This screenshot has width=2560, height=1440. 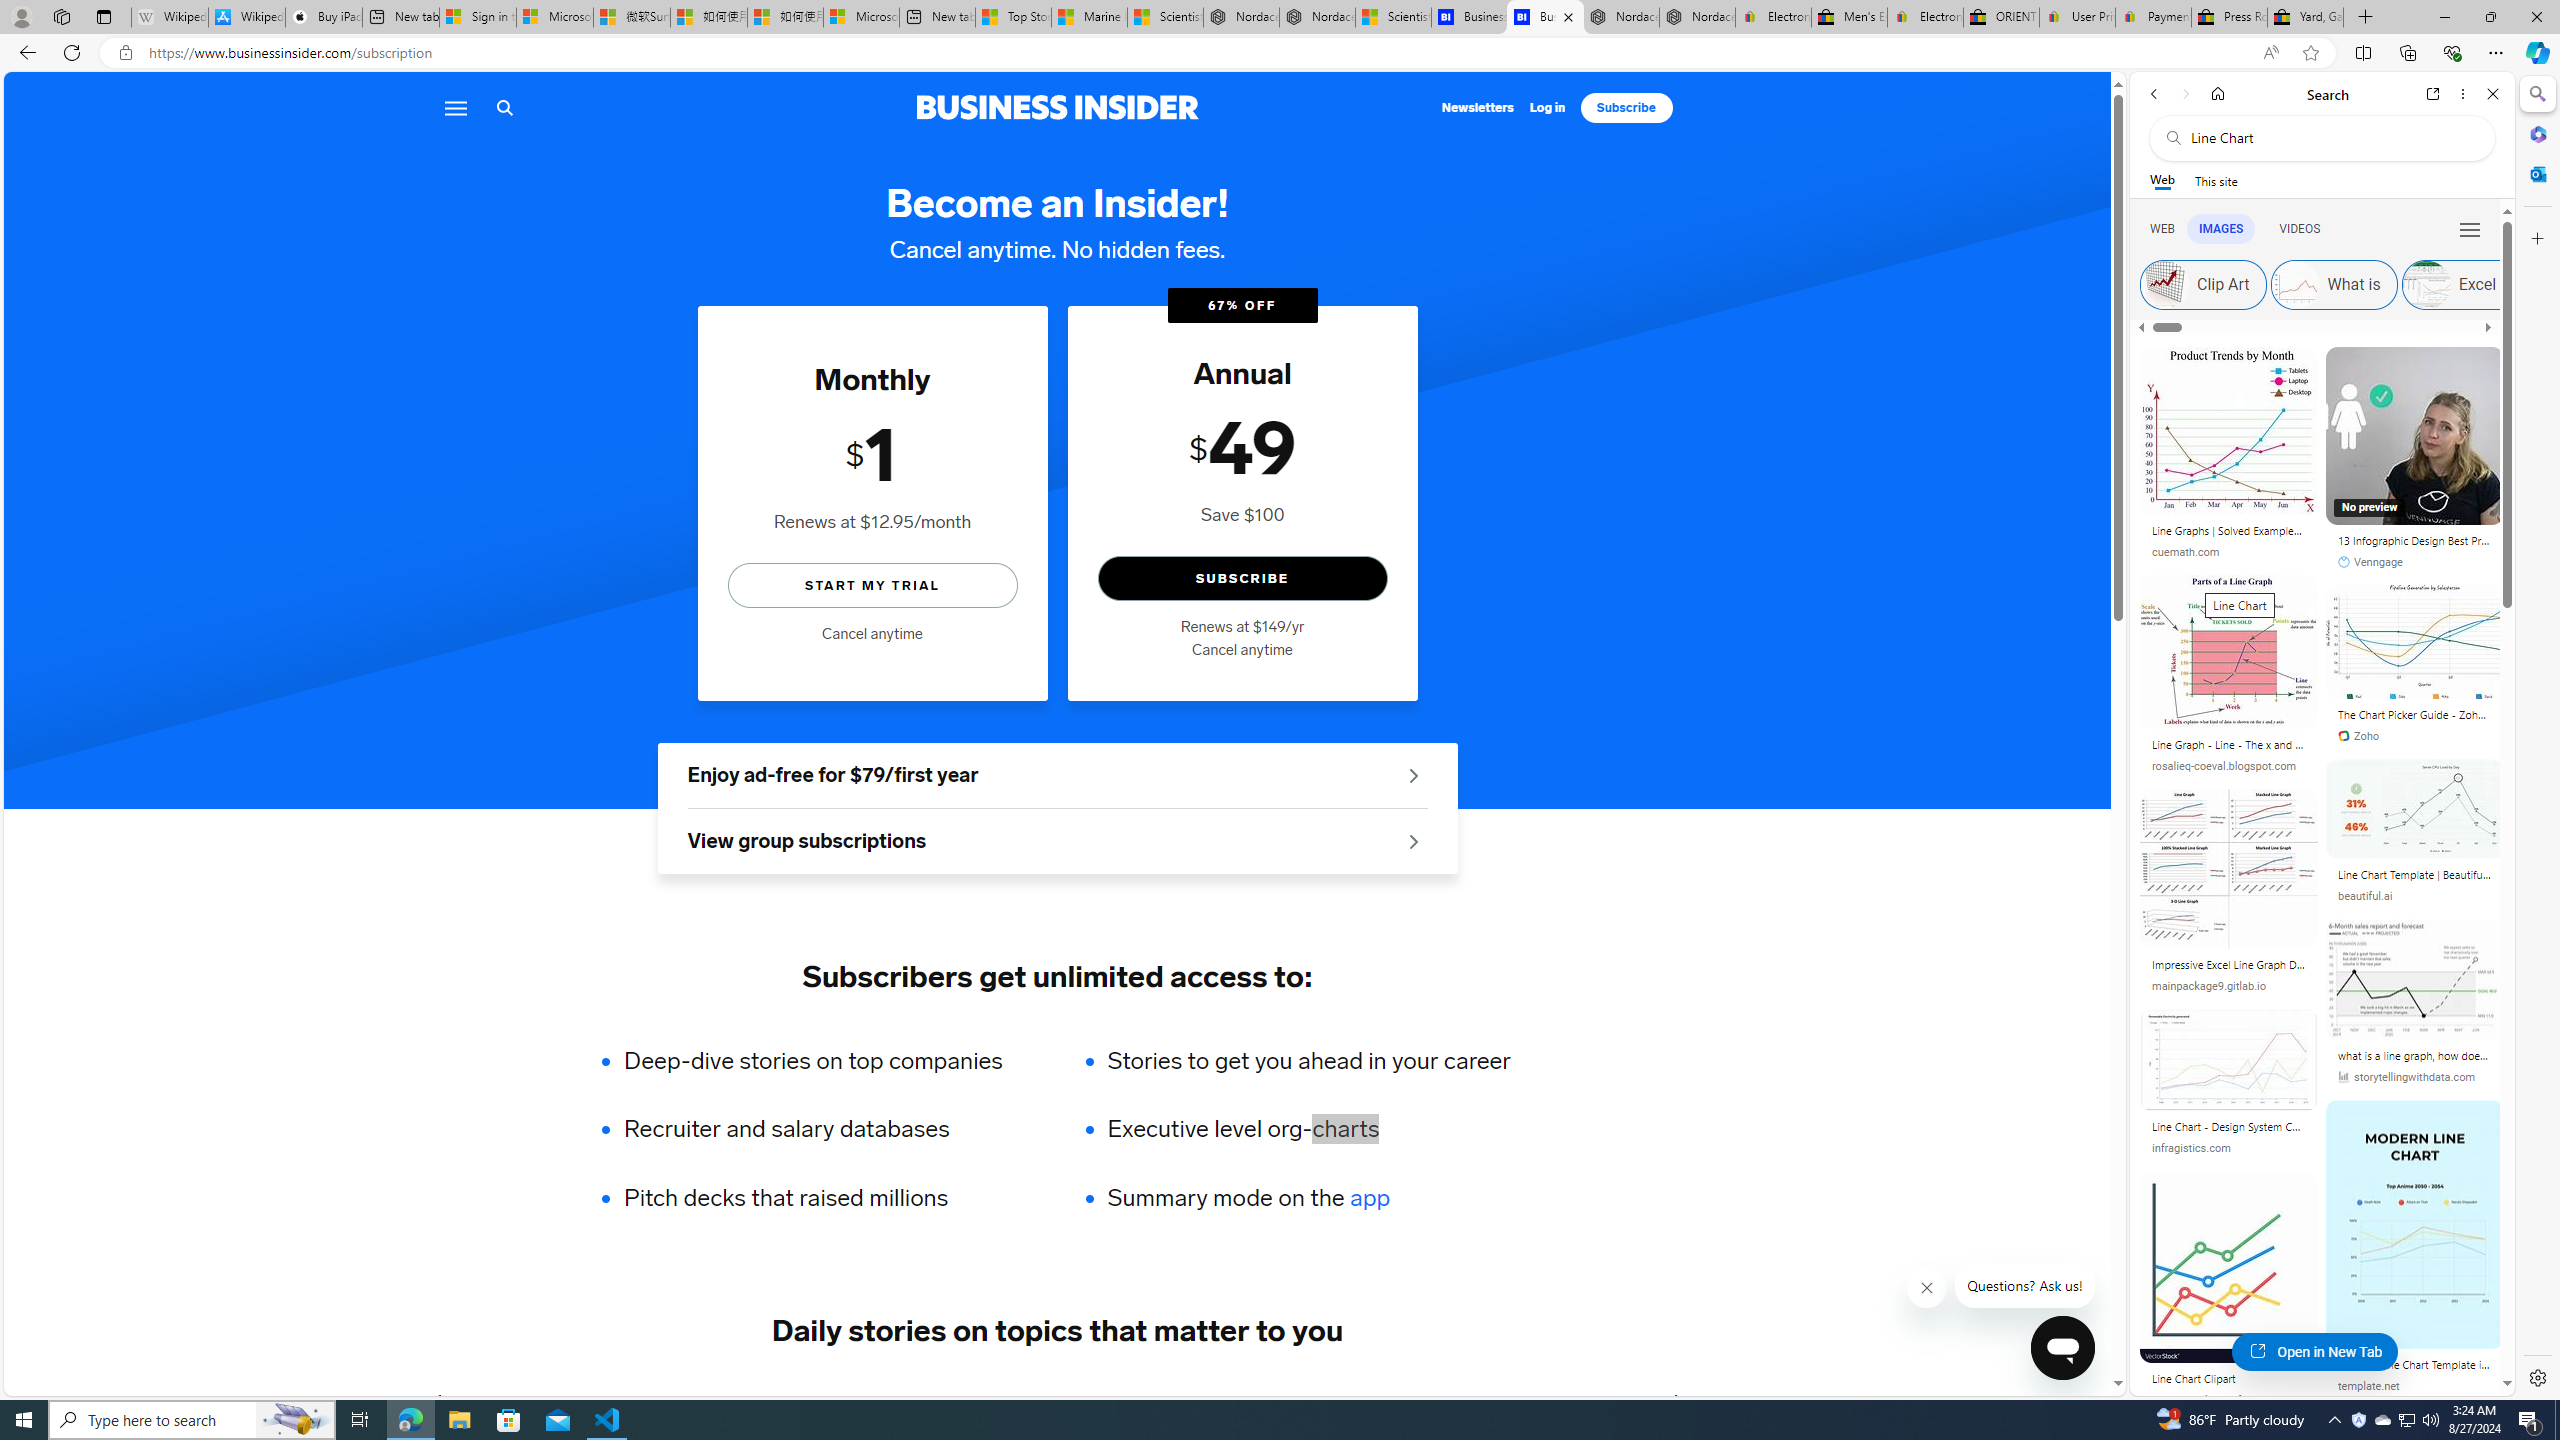 I want to click on 'Line Graph - Line - The x and y axis are used to.', so click(x=2229, y=744).